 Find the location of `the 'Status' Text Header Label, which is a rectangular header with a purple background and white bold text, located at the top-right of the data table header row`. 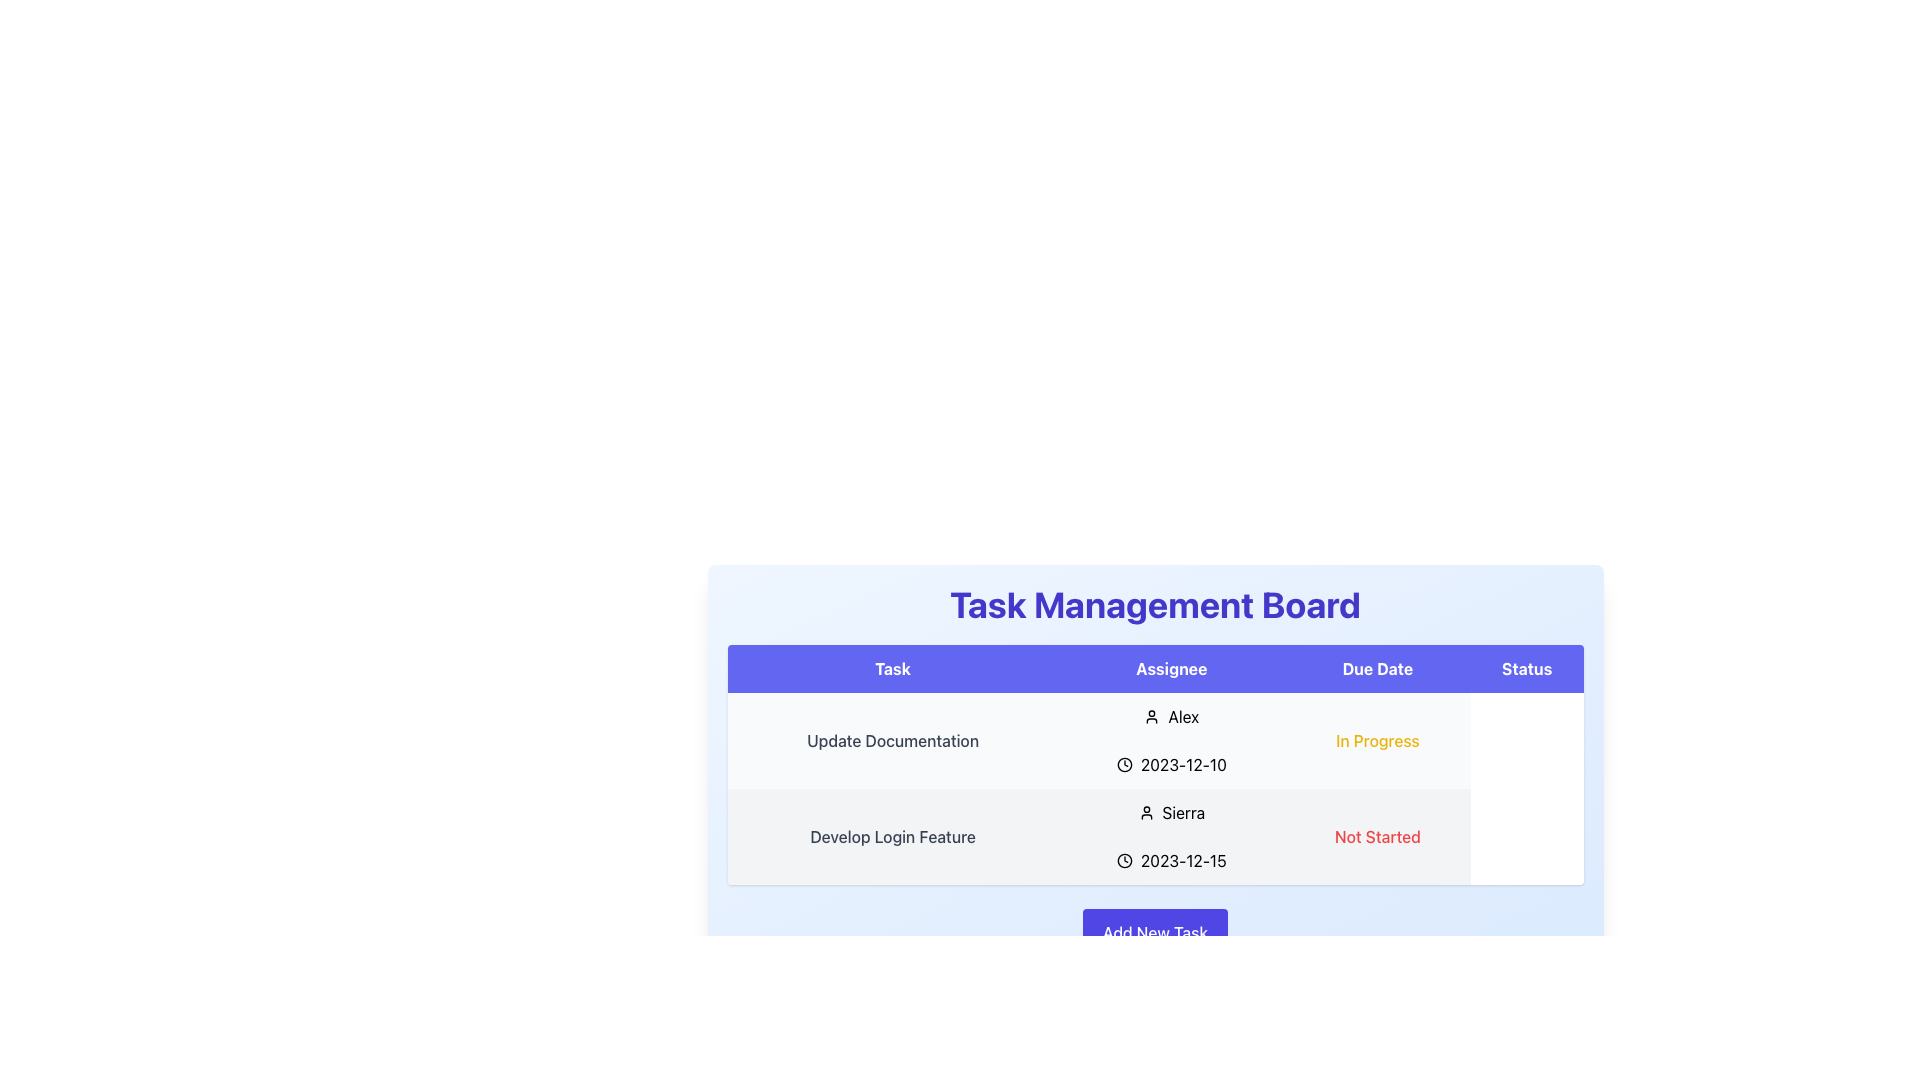

the 'Status' Text Header Label, which is a rectangular header with a purple background and white bold text, located at the top-right of the data table header row is located at coordinates (1526, 668).